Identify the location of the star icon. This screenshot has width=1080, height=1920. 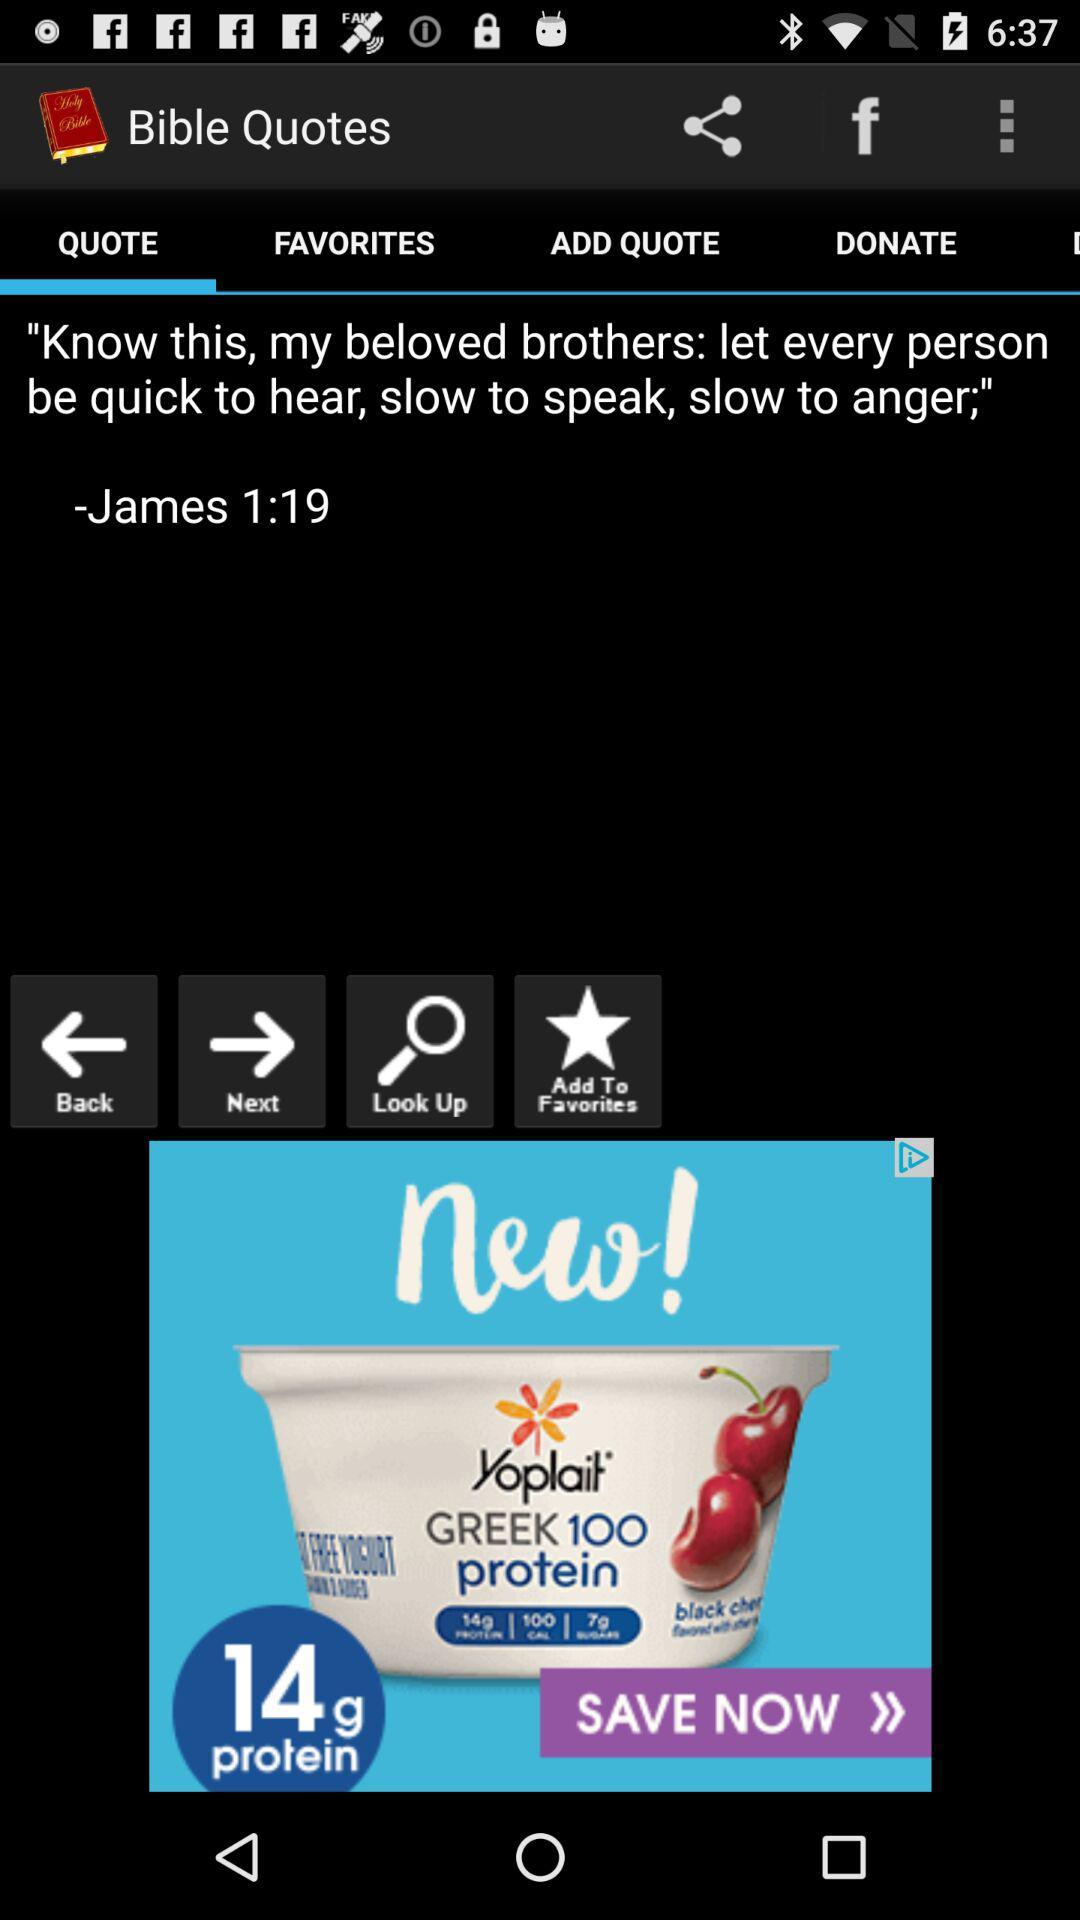
(586, 1124).